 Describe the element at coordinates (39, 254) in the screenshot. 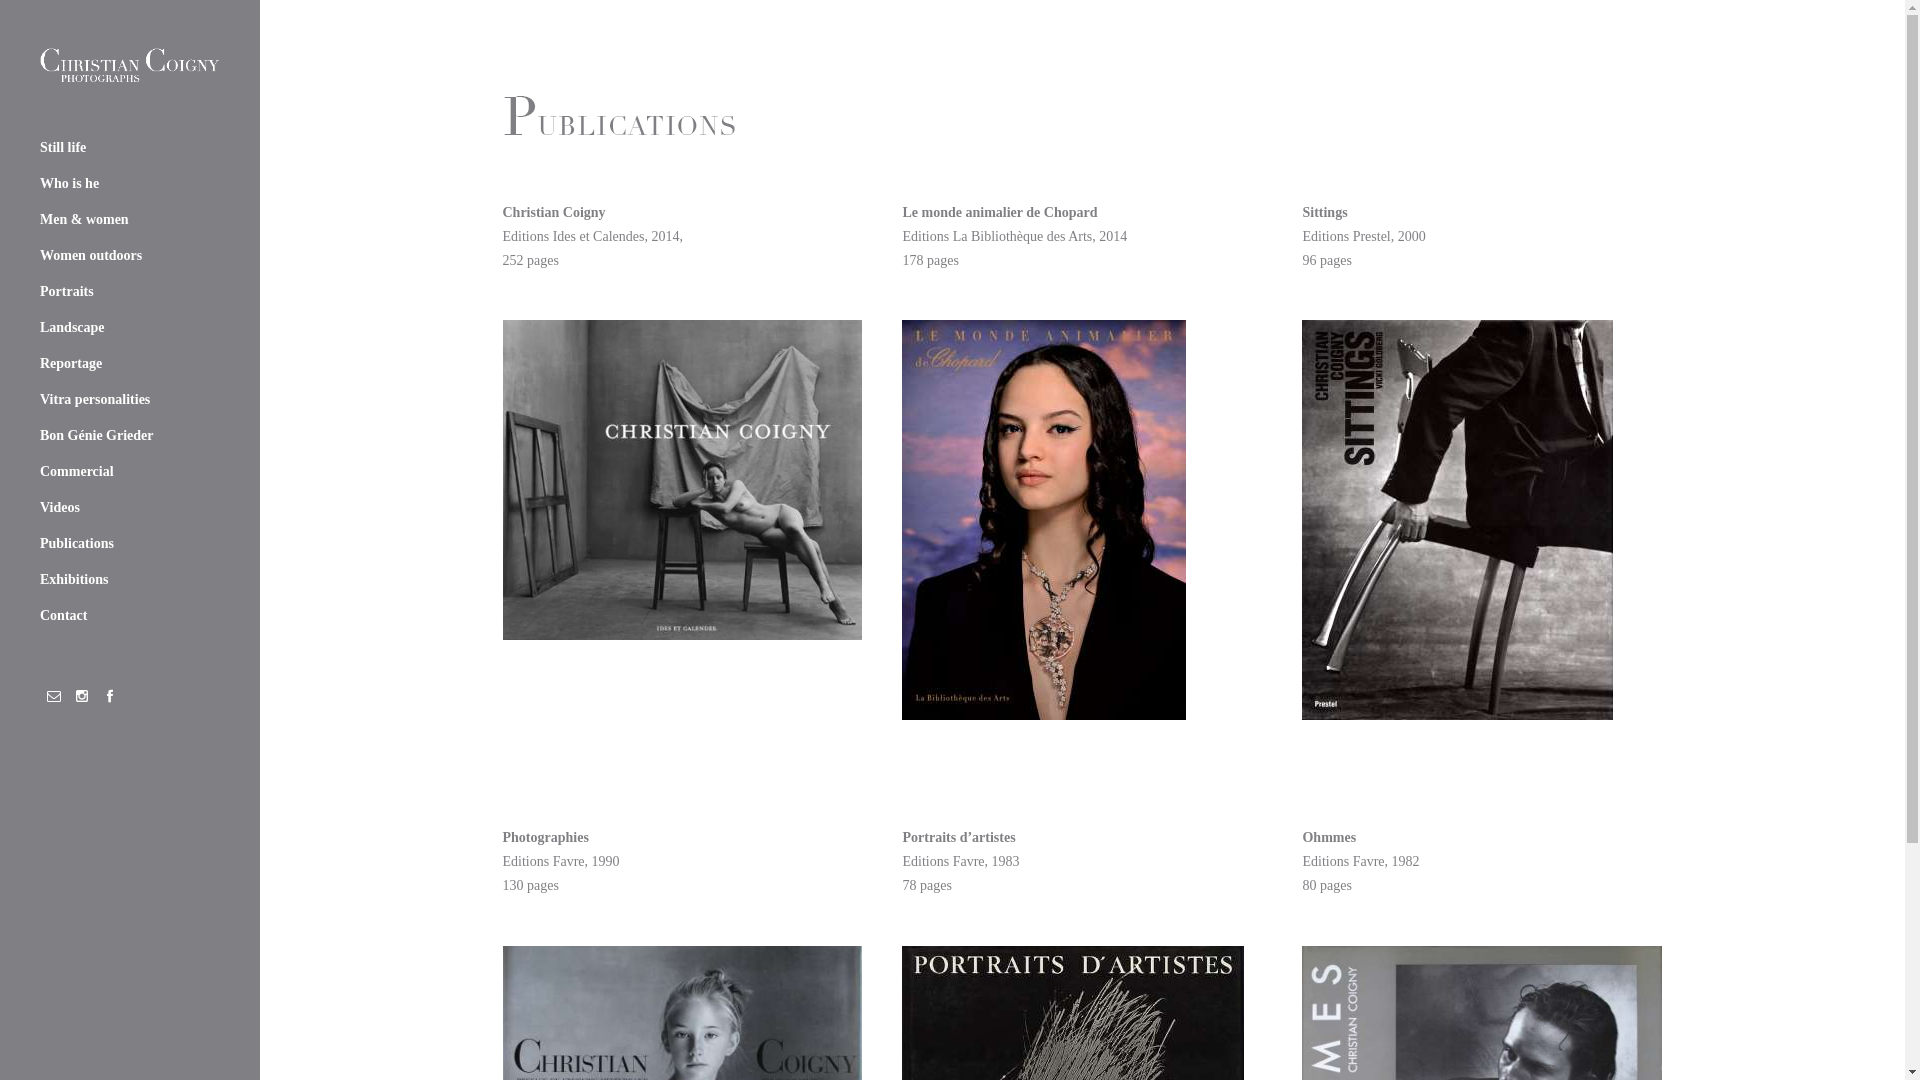

I see `'Women outdoors'` at that location.